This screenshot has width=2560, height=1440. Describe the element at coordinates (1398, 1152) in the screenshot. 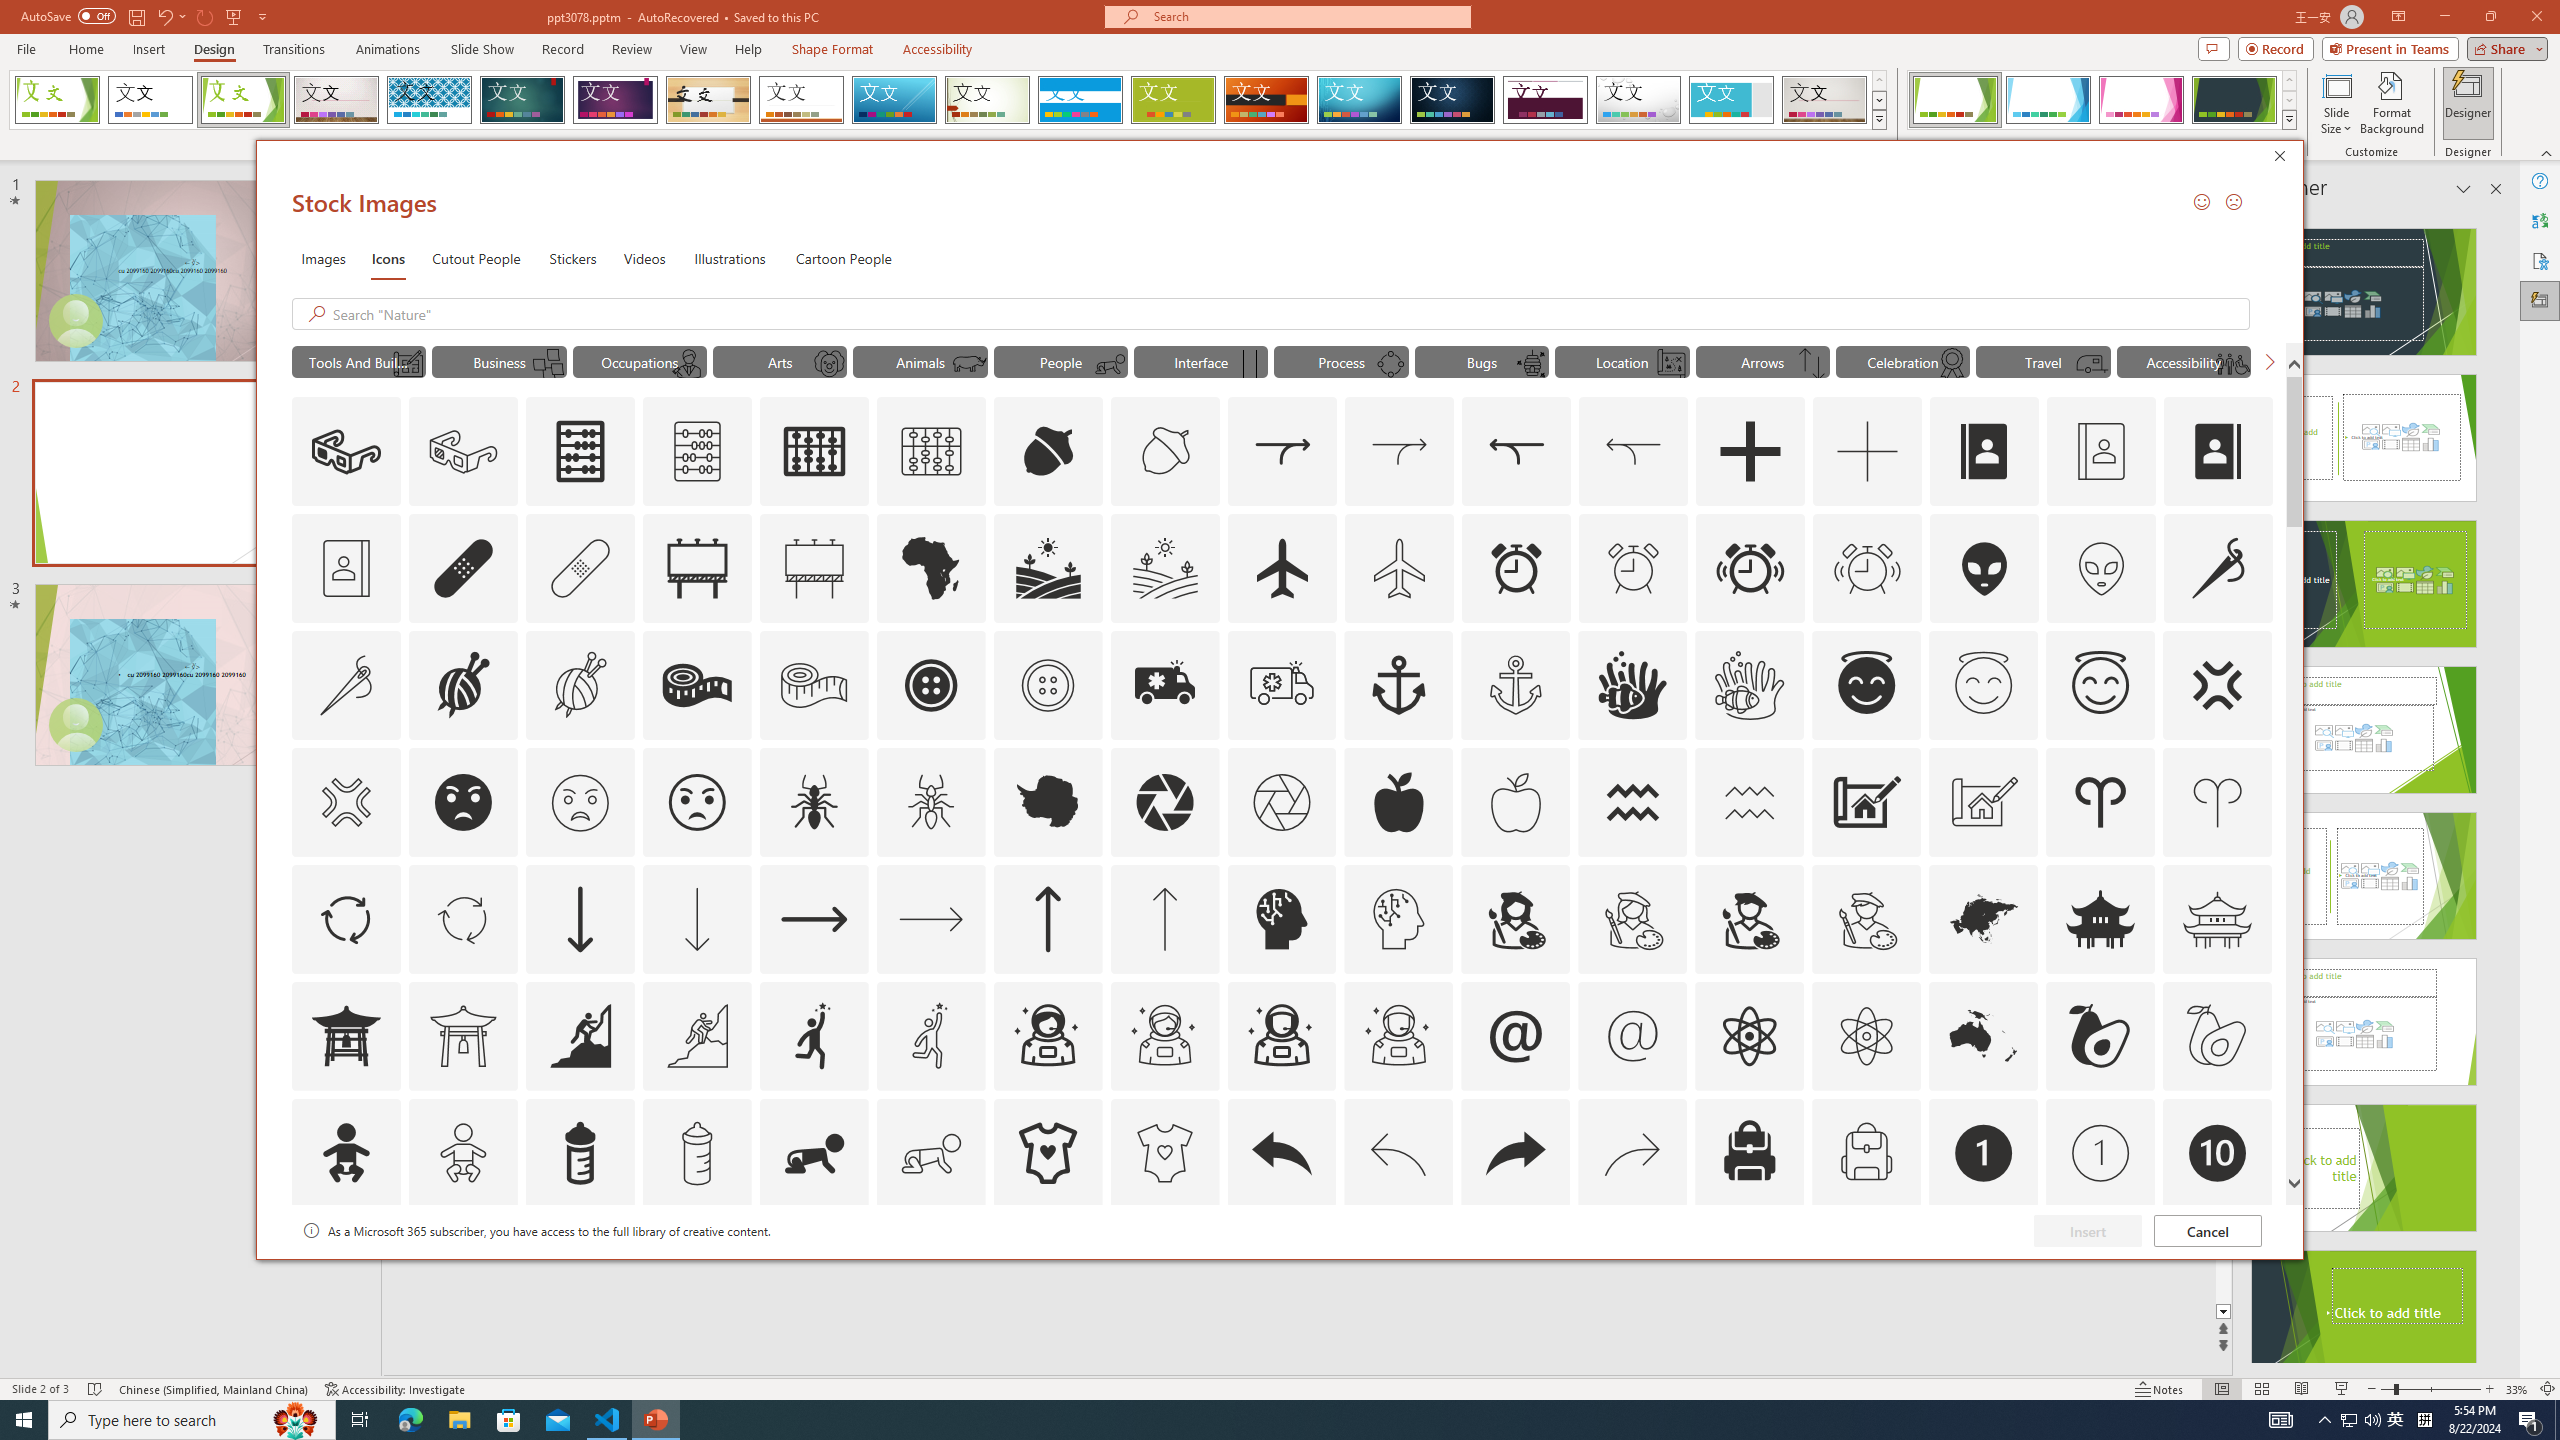

I see `'AutomationID: Icons_Back_LTR_M'` at that location.